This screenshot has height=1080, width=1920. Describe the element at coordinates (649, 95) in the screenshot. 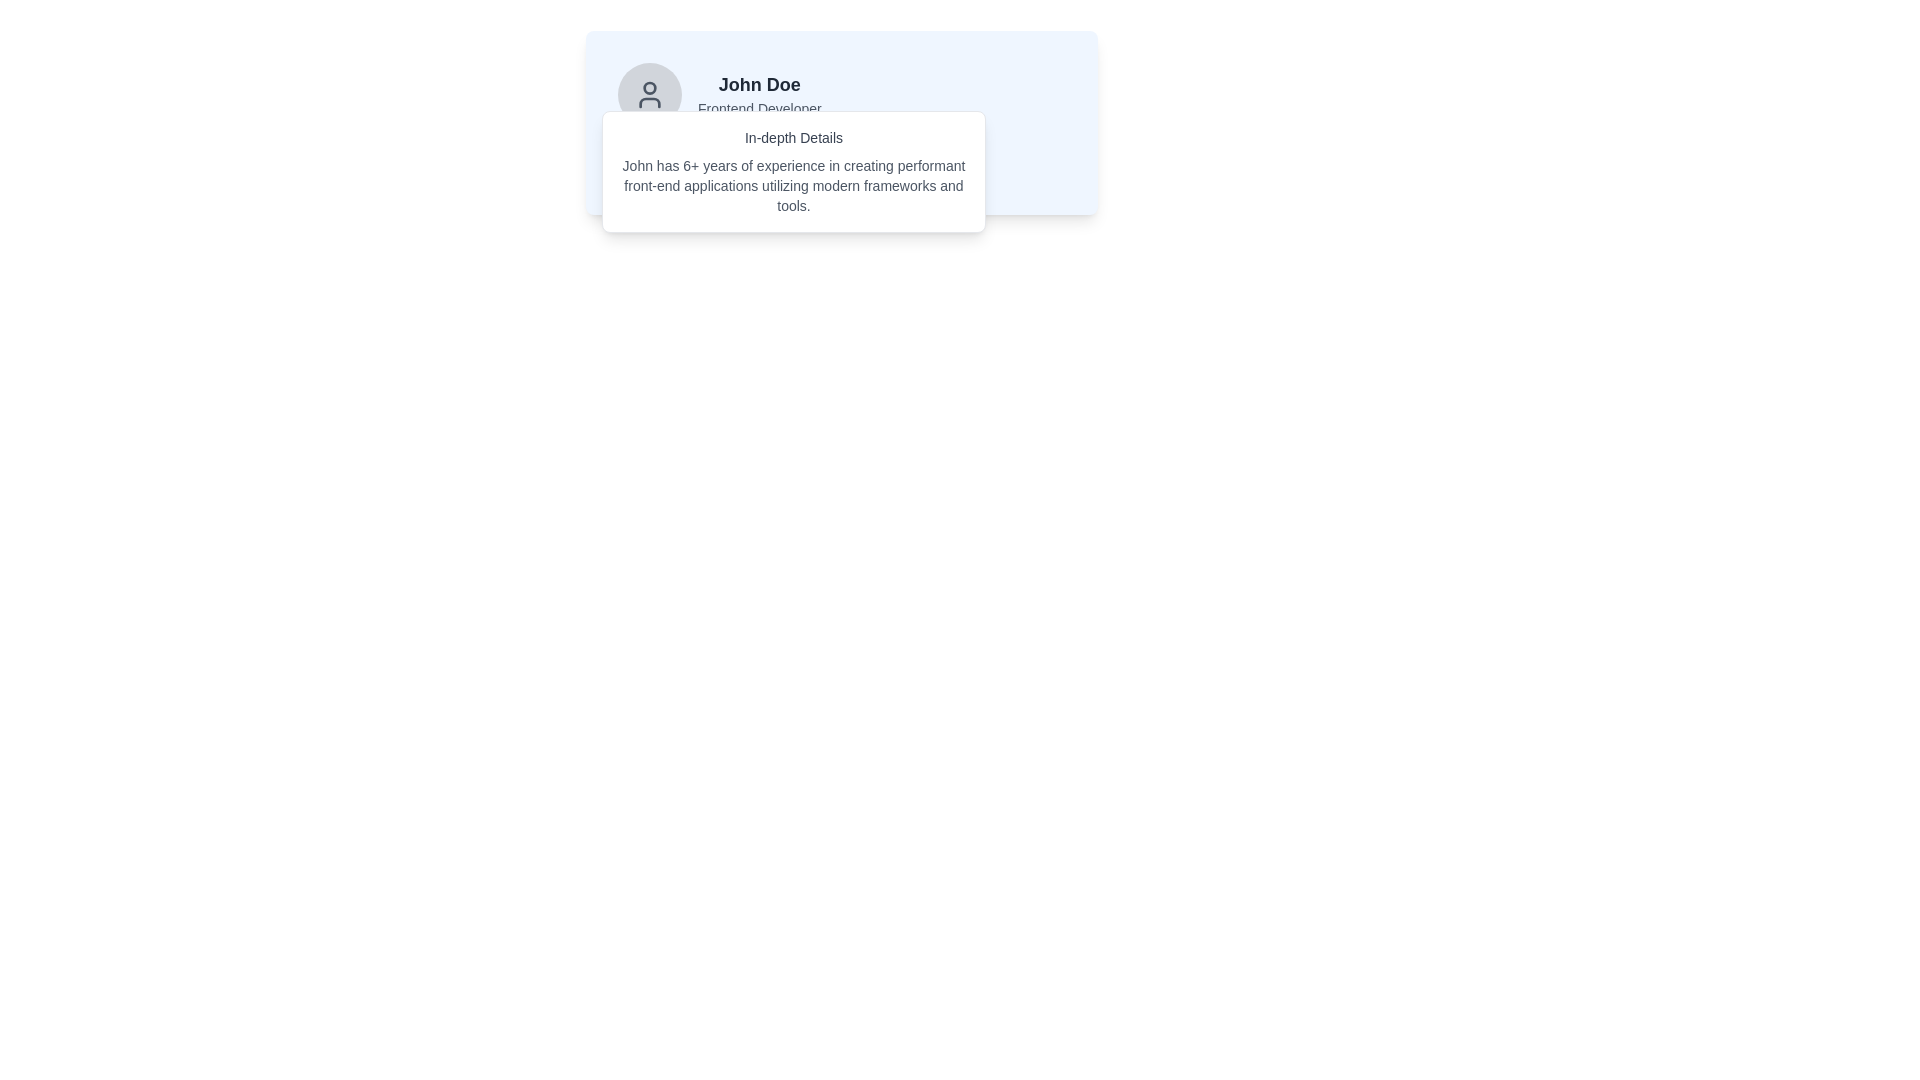

I see `the user icon, which is an SVG icon styled with a circular structure and outlined in gray, located at the center of a rounded gray background to the left of the text elements labeled 'John Doe' and 'Frontend Developer' on the profile card` at that location.